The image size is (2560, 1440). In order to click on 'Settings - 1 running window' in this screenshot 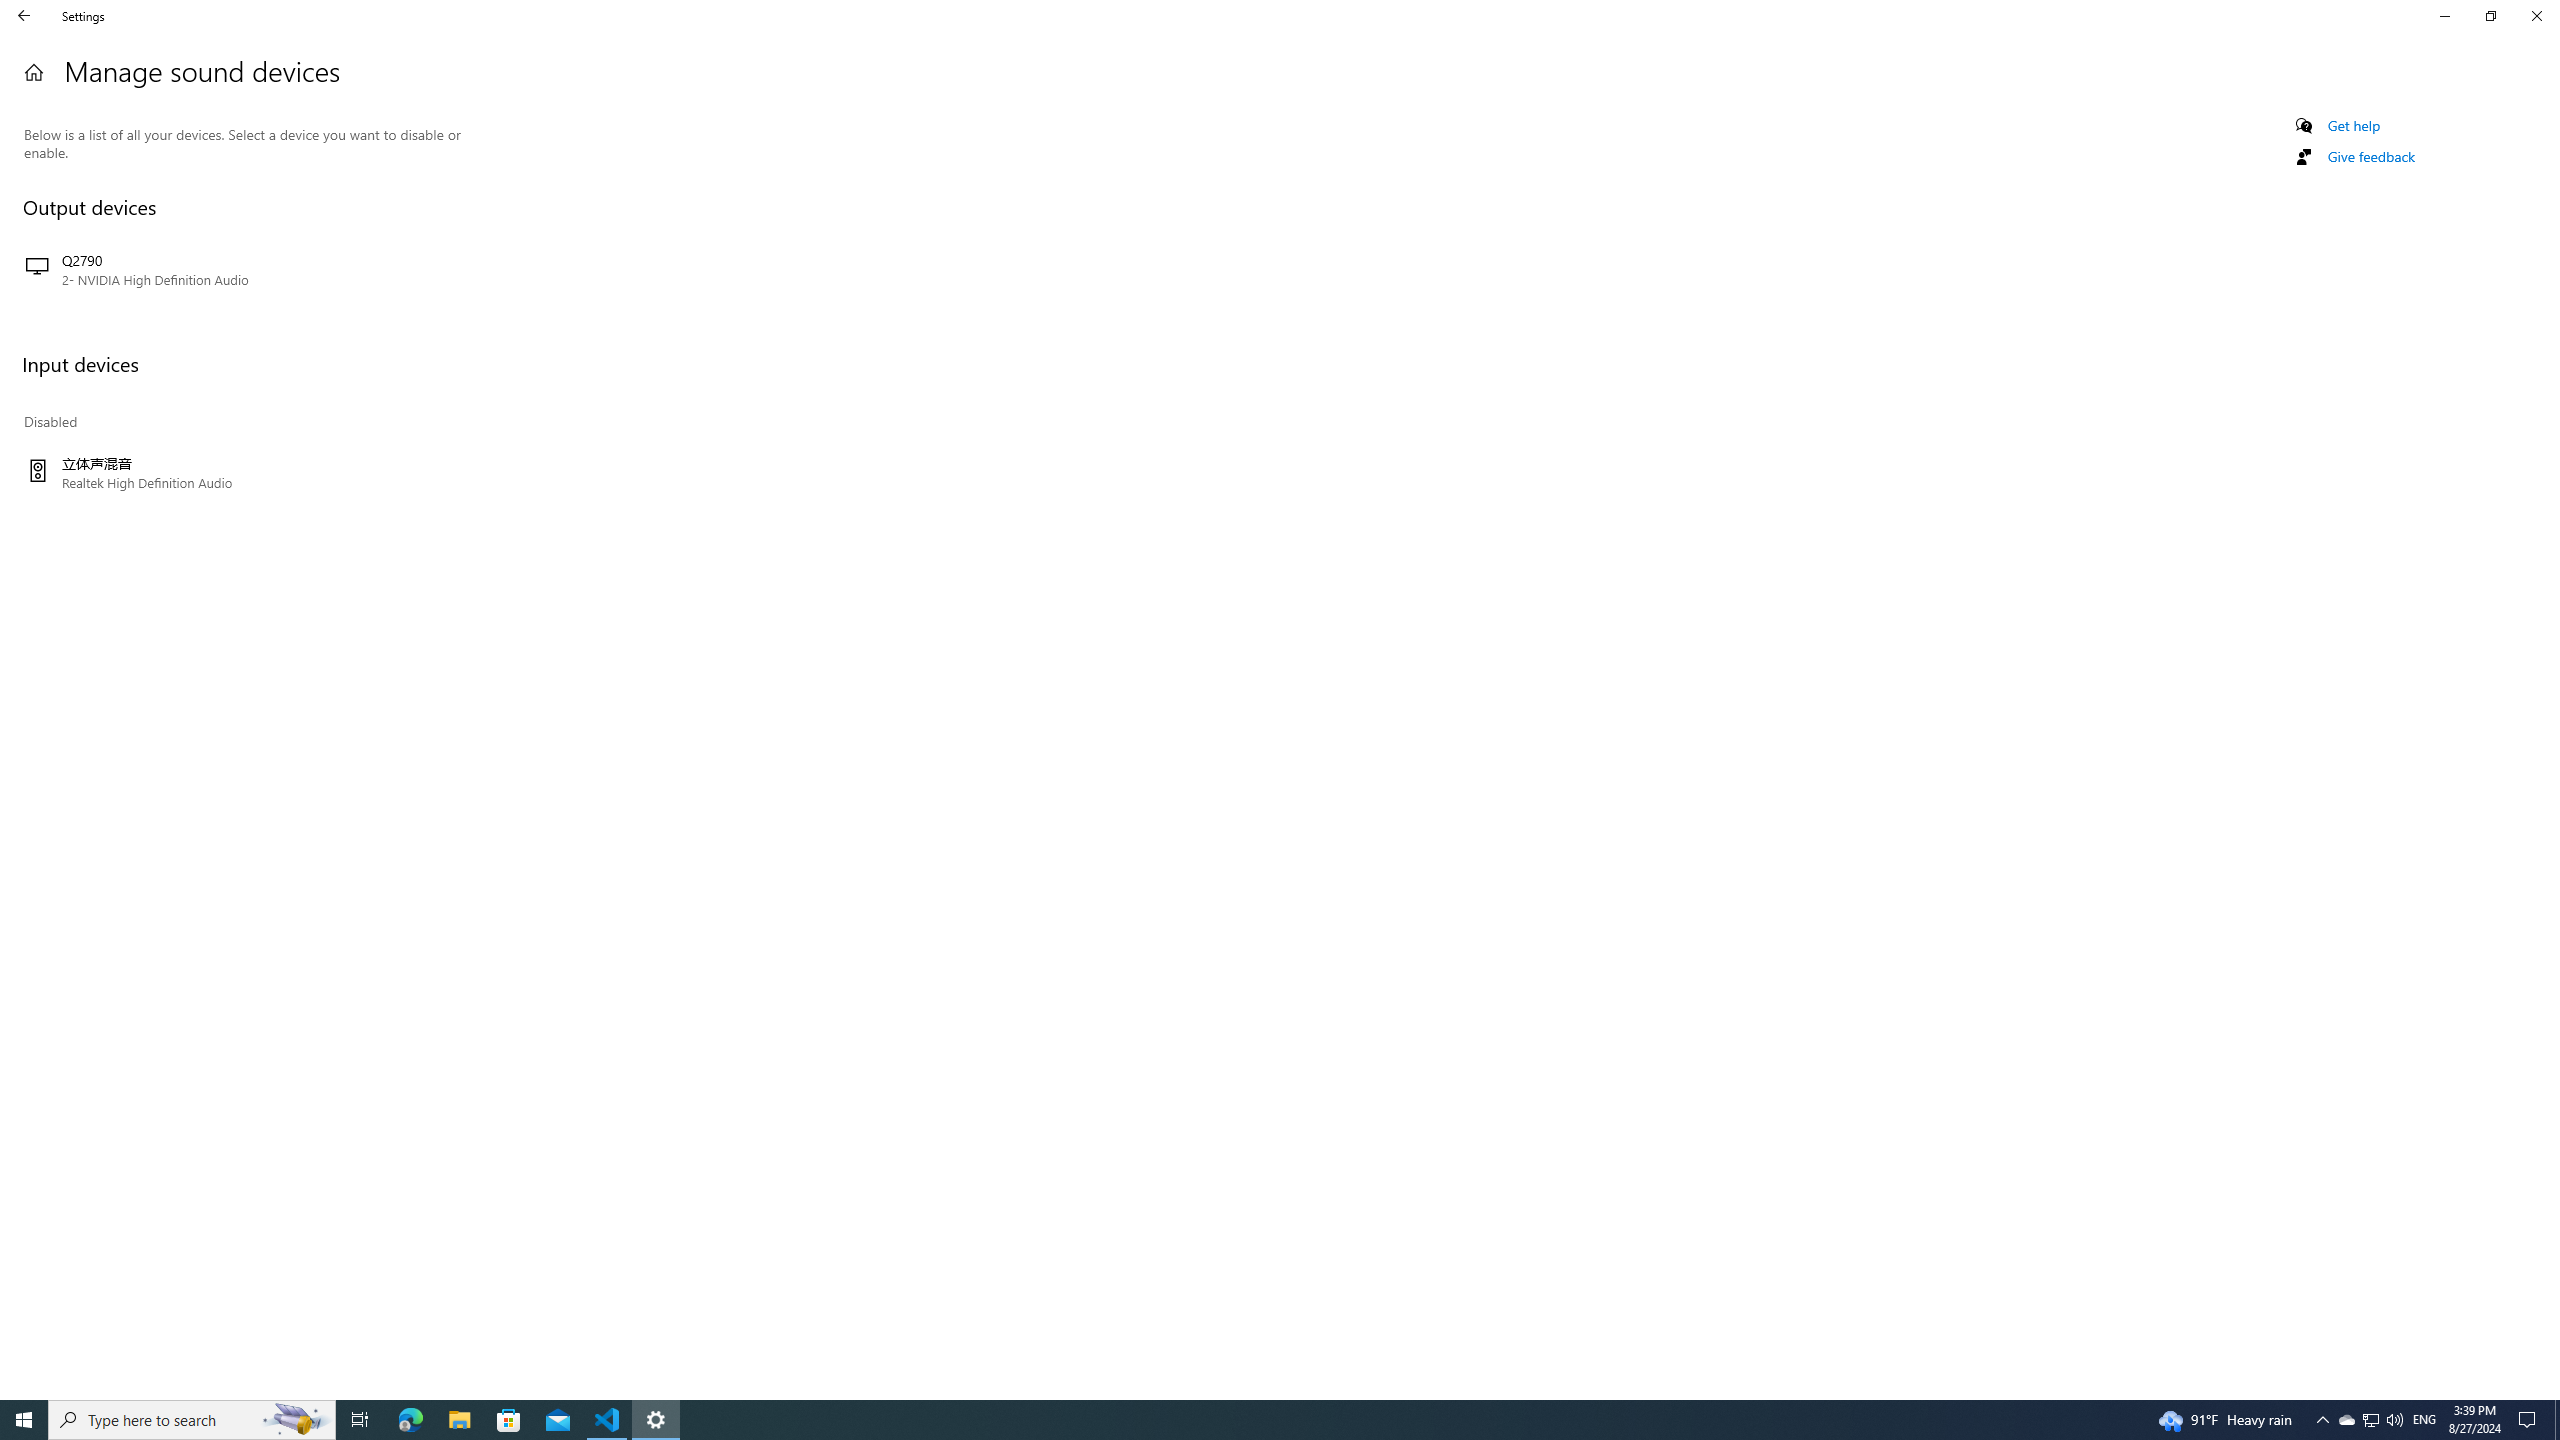, I will do `click(656, 1418)`.